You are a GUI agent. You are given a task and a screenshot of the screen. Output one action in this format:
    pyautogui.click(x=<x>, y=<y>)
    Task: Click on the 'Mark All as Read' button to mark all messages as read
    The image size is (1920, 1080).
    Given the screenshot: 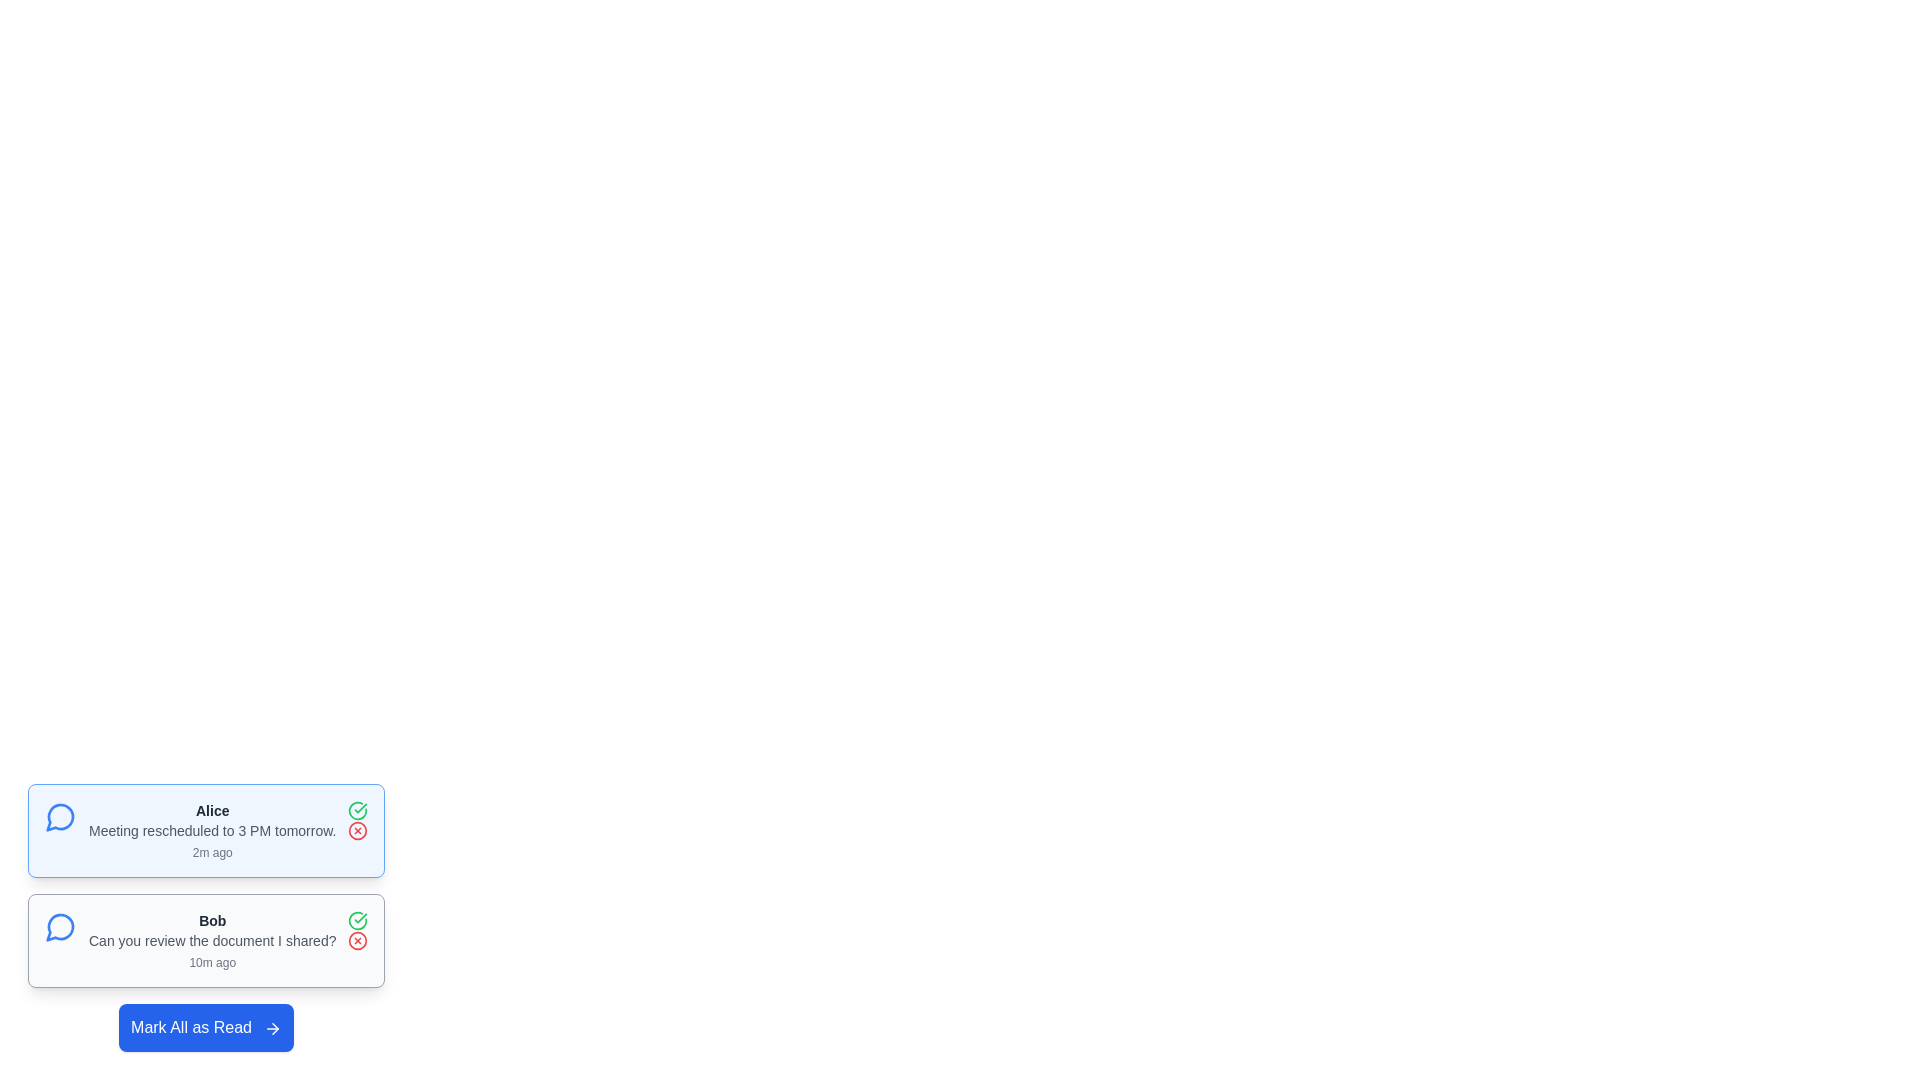 What is the action you would take?
    pyautogui.click(x=206, y=1028)
    